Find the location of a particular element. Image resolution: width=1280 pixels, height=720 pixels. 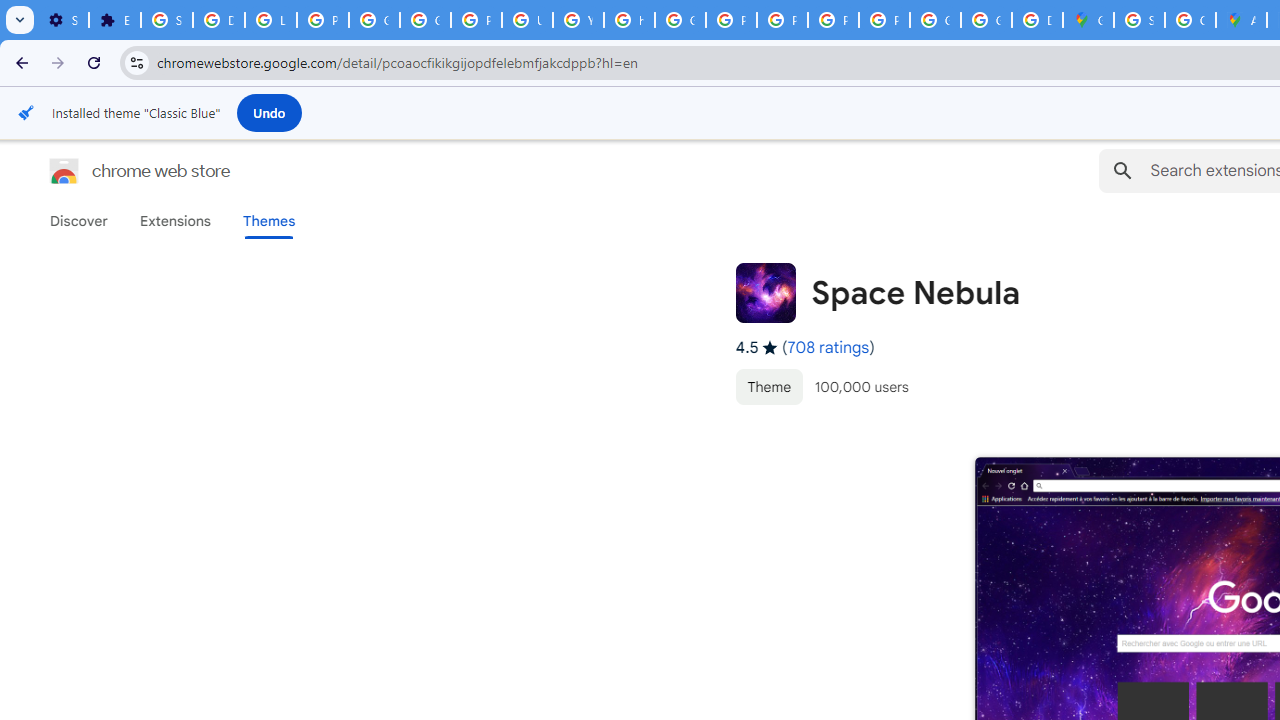

'Chrome Web Store logo' is located at coordinates (64, 170).